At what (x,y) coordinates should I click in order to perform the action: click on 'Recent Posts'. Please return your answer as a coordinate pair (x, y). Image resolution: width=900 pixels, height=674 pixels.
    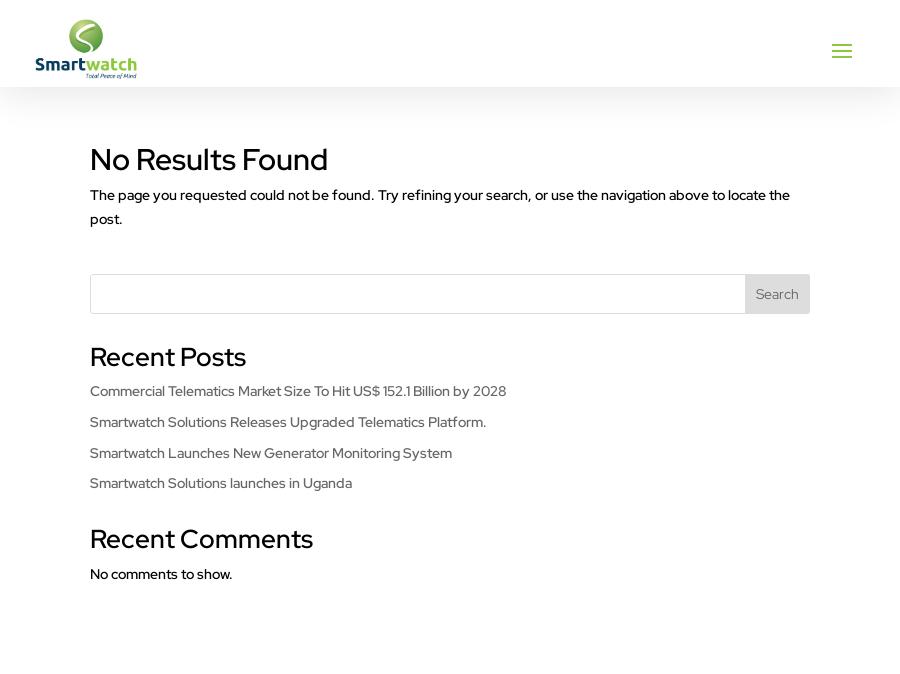
    Looking at the image, I should click on (168, 356).